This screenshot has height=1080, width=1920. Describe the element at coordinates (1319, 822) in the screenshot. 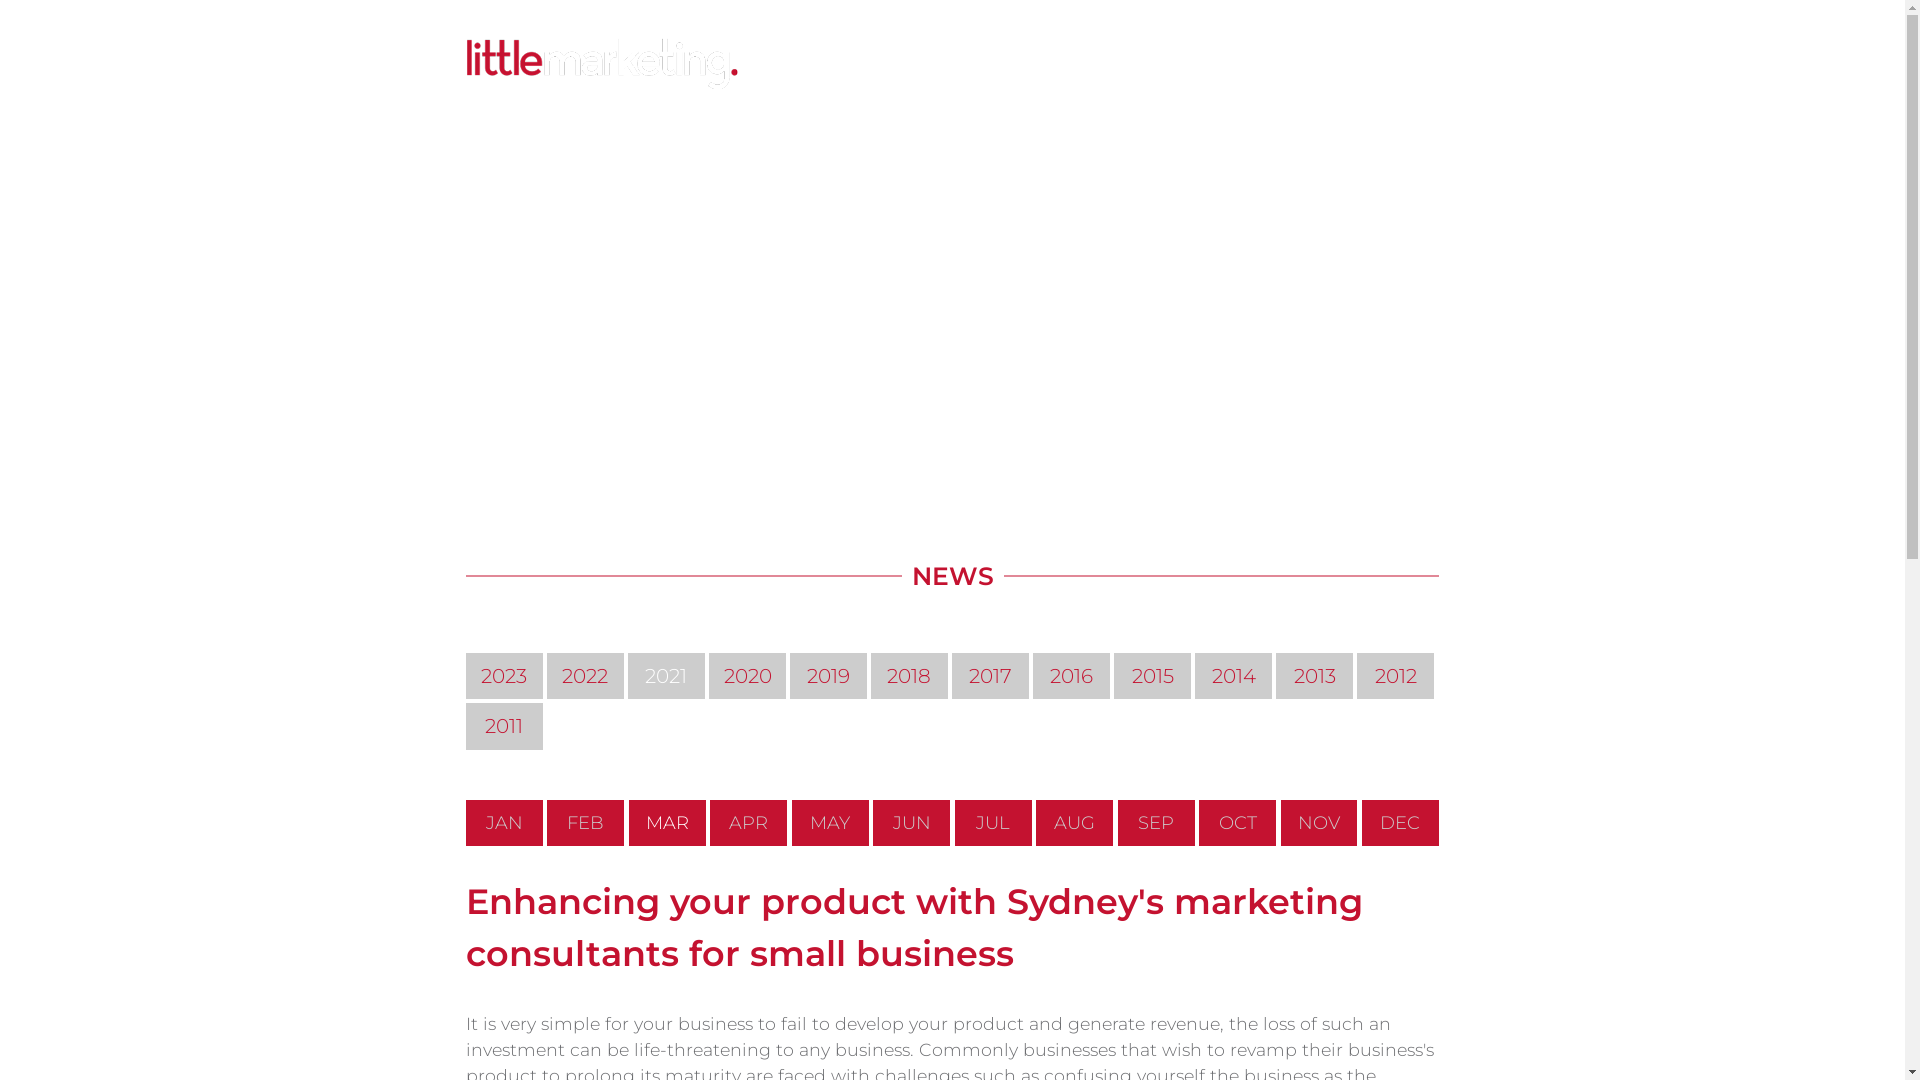

I see `'NOV'` at that location.